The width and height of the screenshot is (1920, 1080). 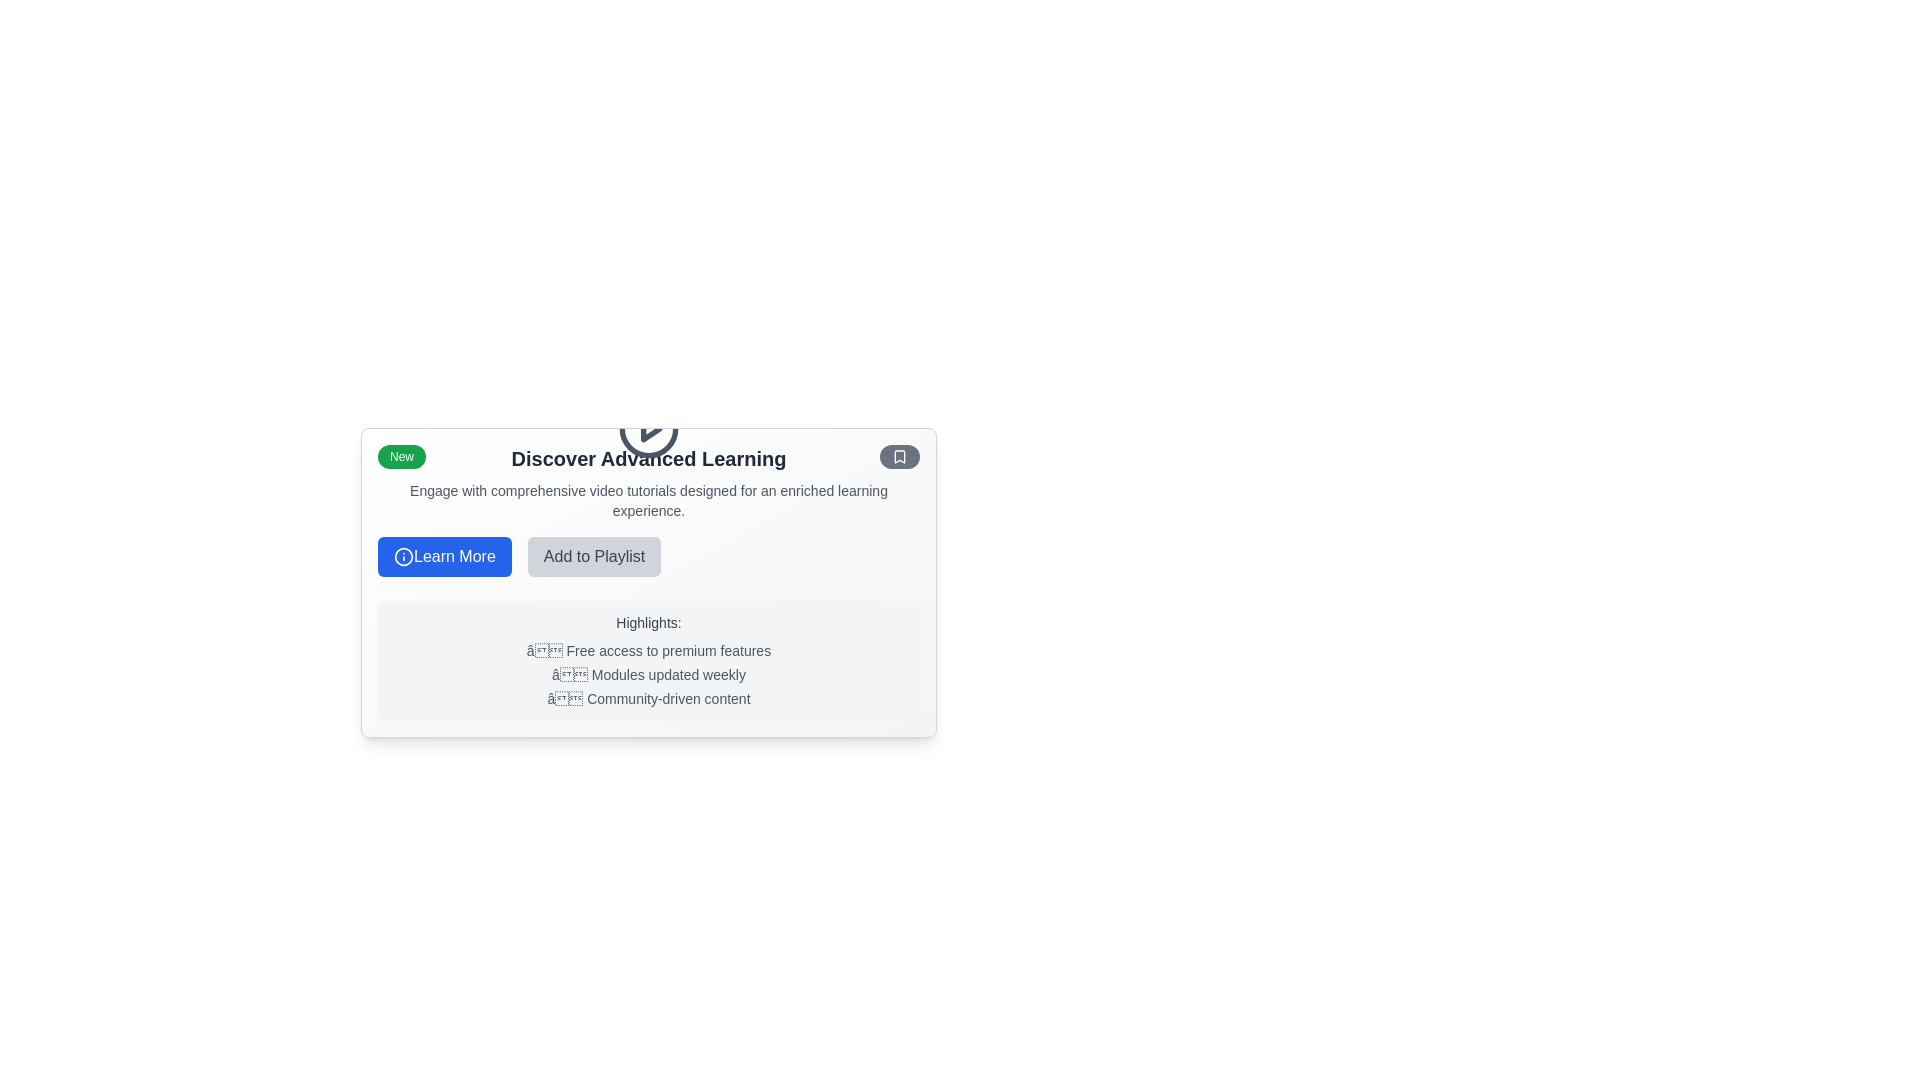 What do you see at coordinates (648, 675) in the screenshot?
I see `the text element that reads '✓ Modules updated weekly' with a checkmark symbol, which is located in the highlights section as the second item` at bounding box center [648, 675].